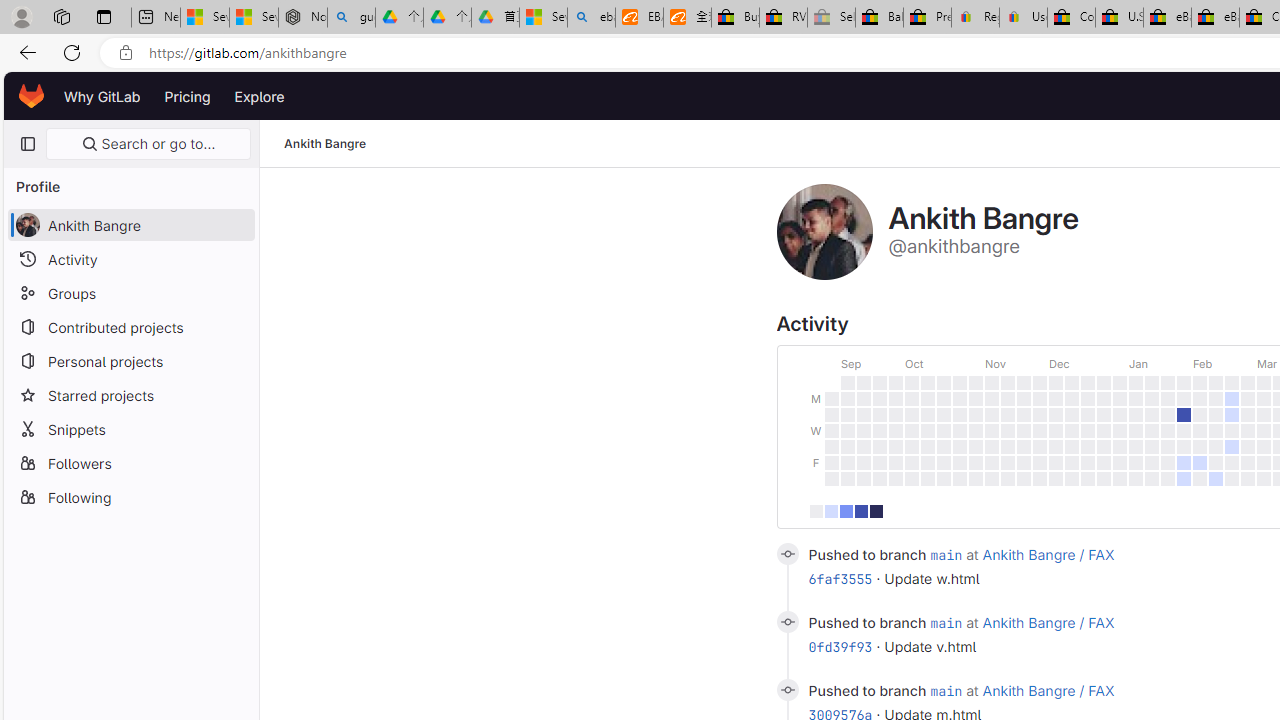 The image size is (1280, 720). Describe the element at coordinates (130, 428) in the screenshot. I see `'Snippets'` at that location.